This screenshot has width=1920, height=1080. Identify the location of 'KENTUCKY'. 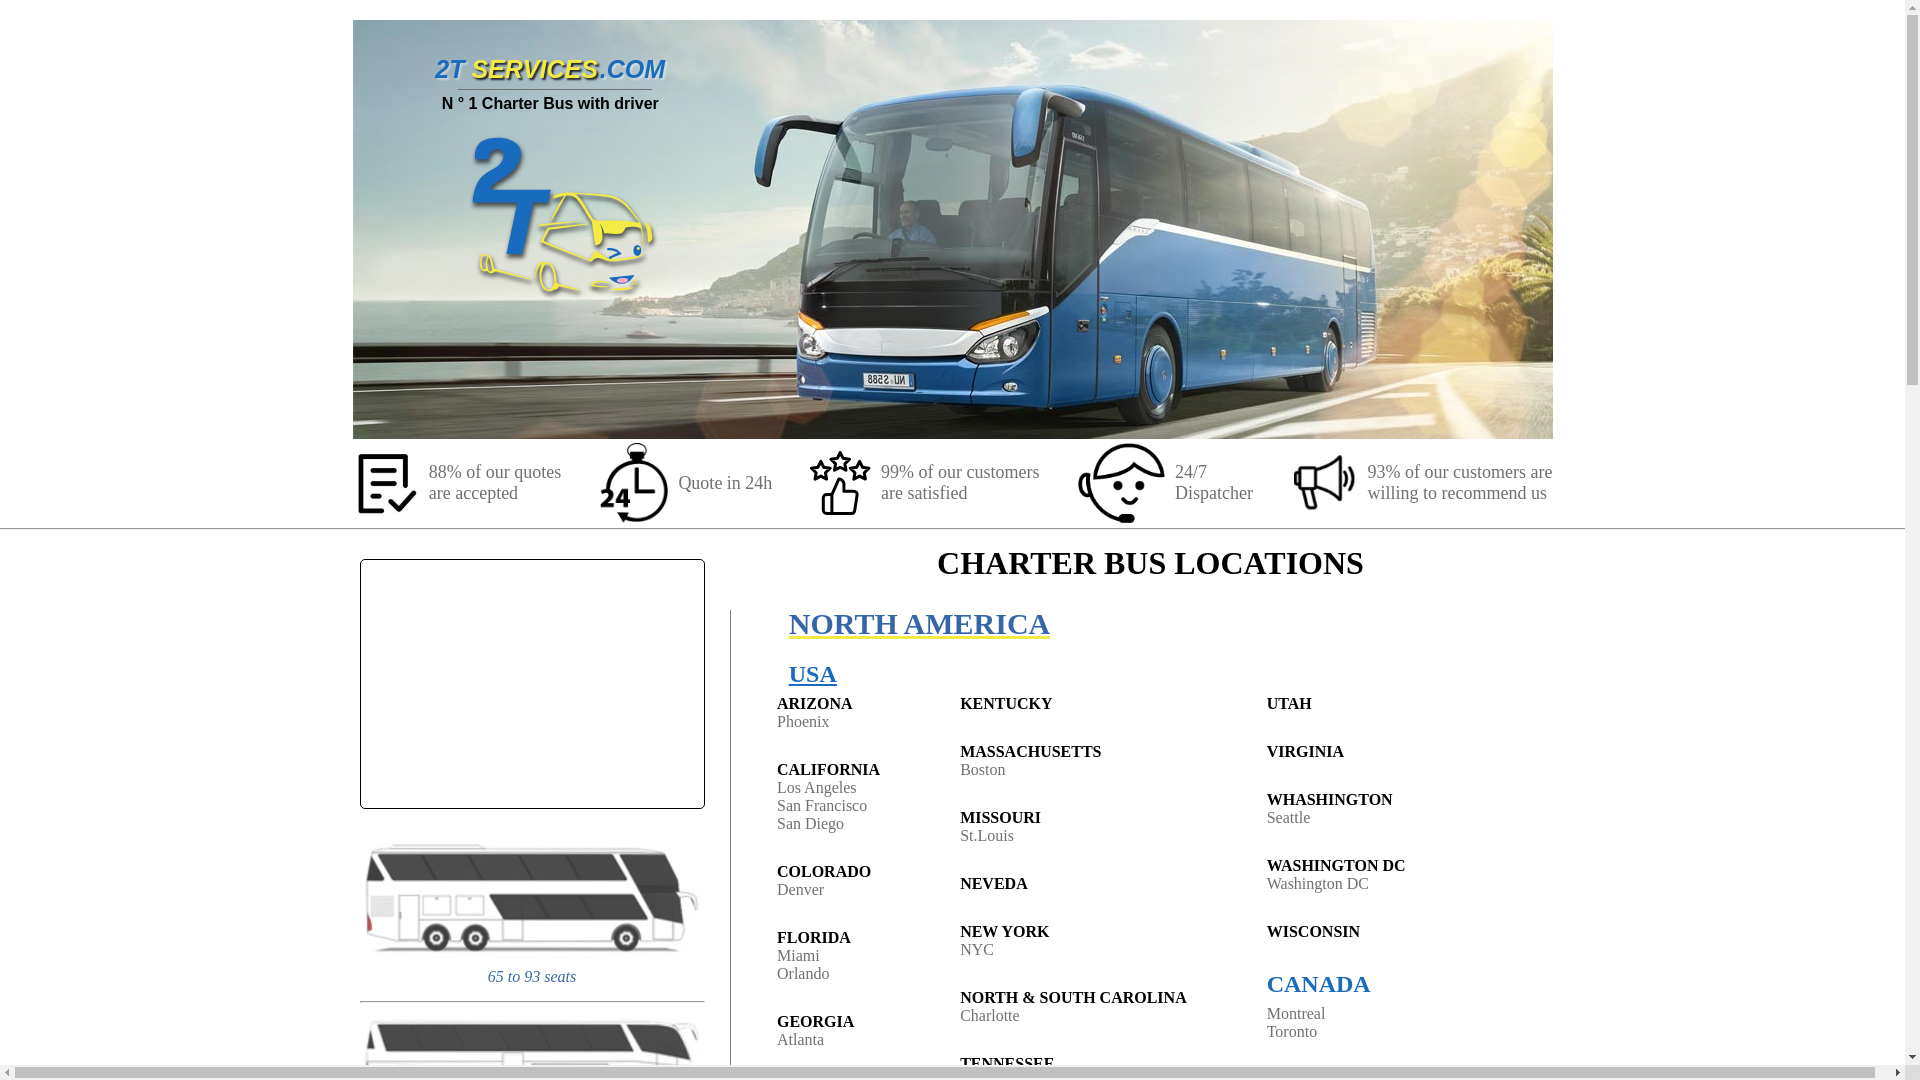
(1006, 702).